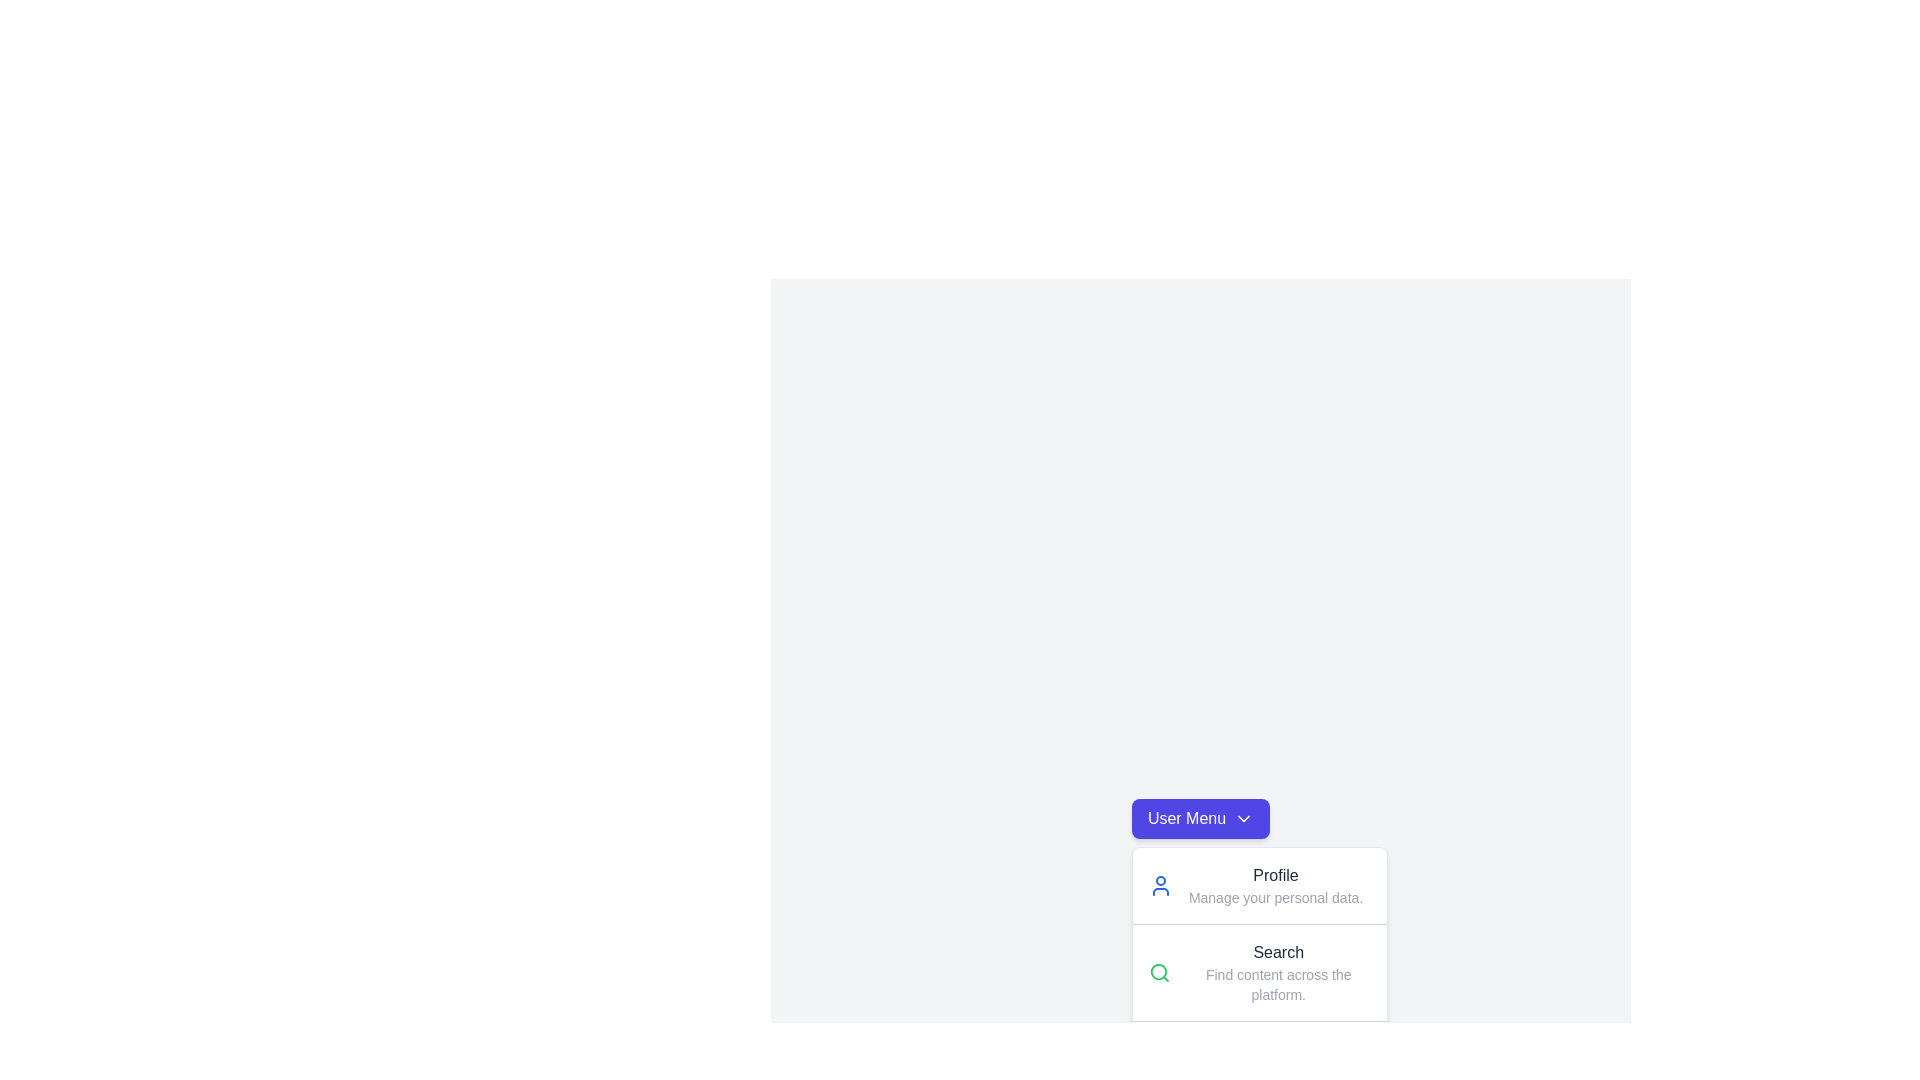  Describe the element at coordinates (1200, 818) in the screenshot. I see `the 'User Menu' dropdown toggle button with a purple background and white text` at that location.